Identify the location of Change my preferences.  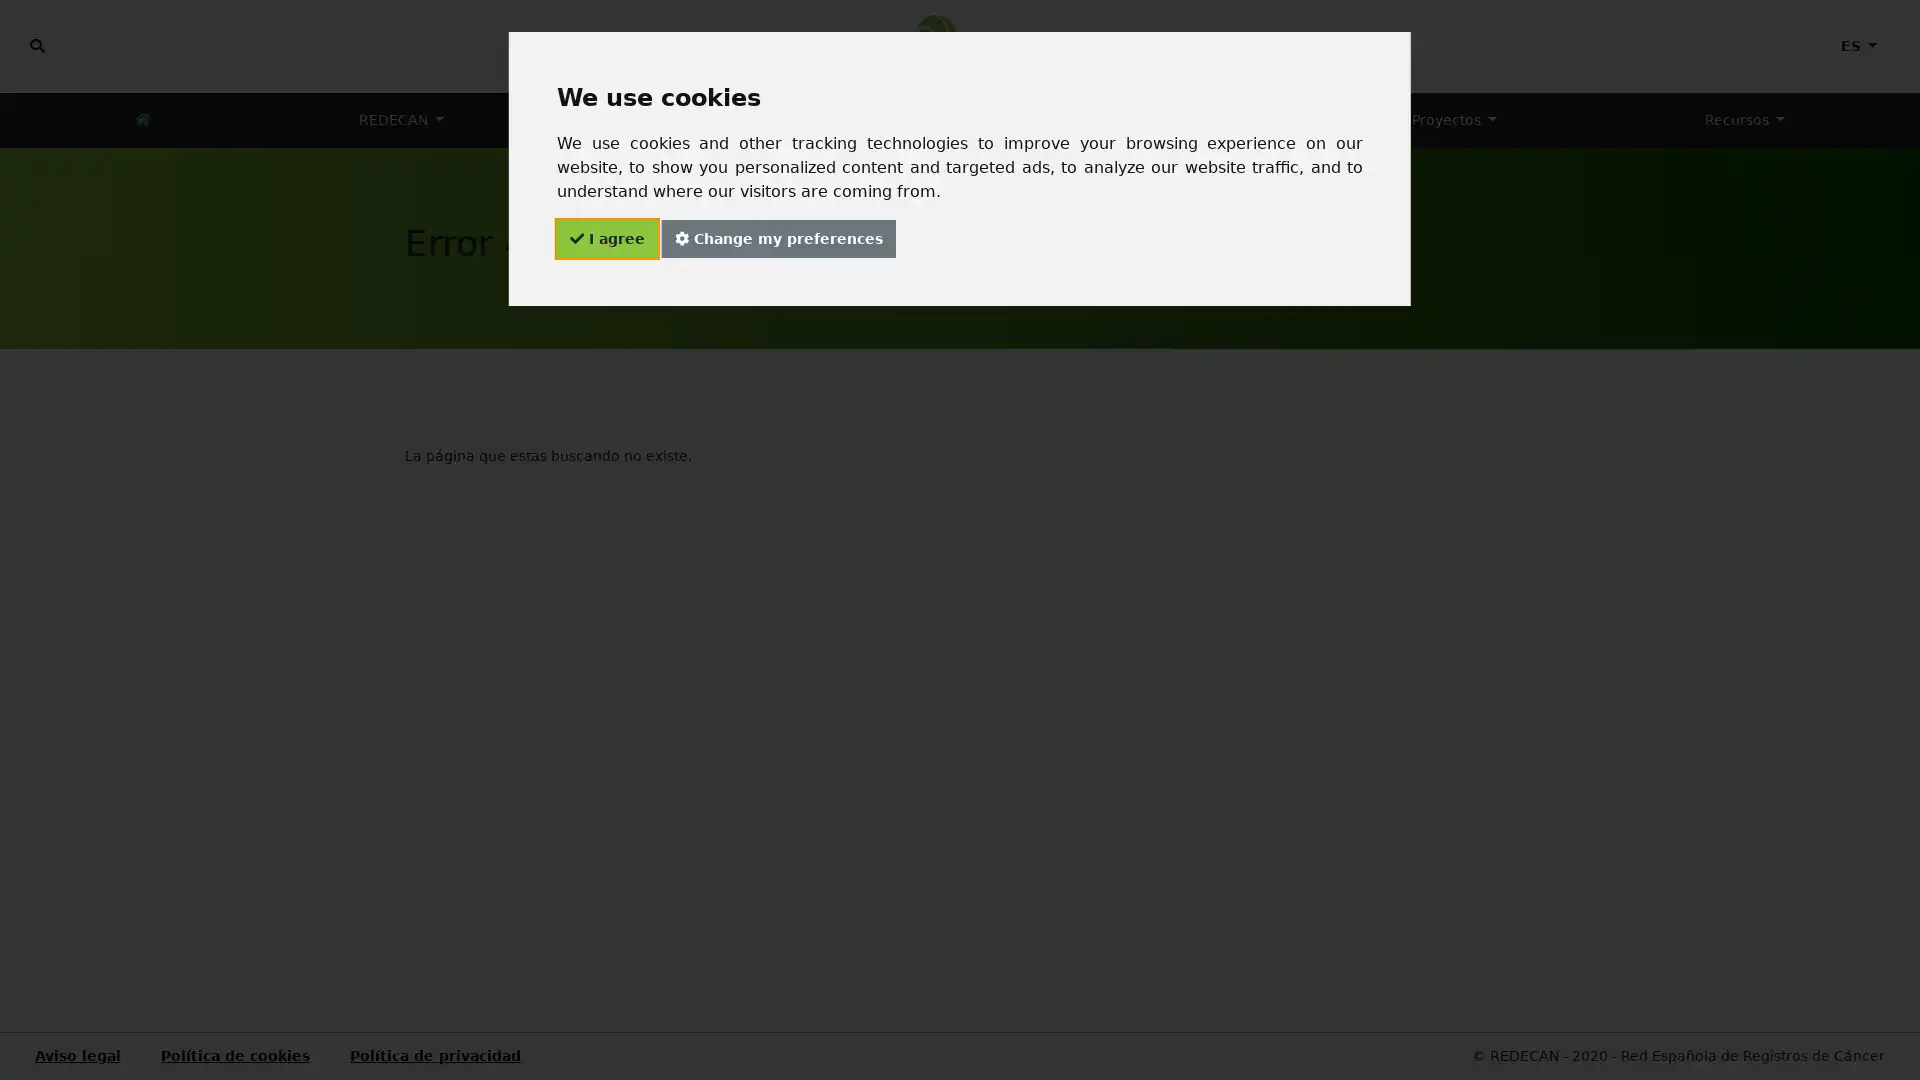
(776, 238).